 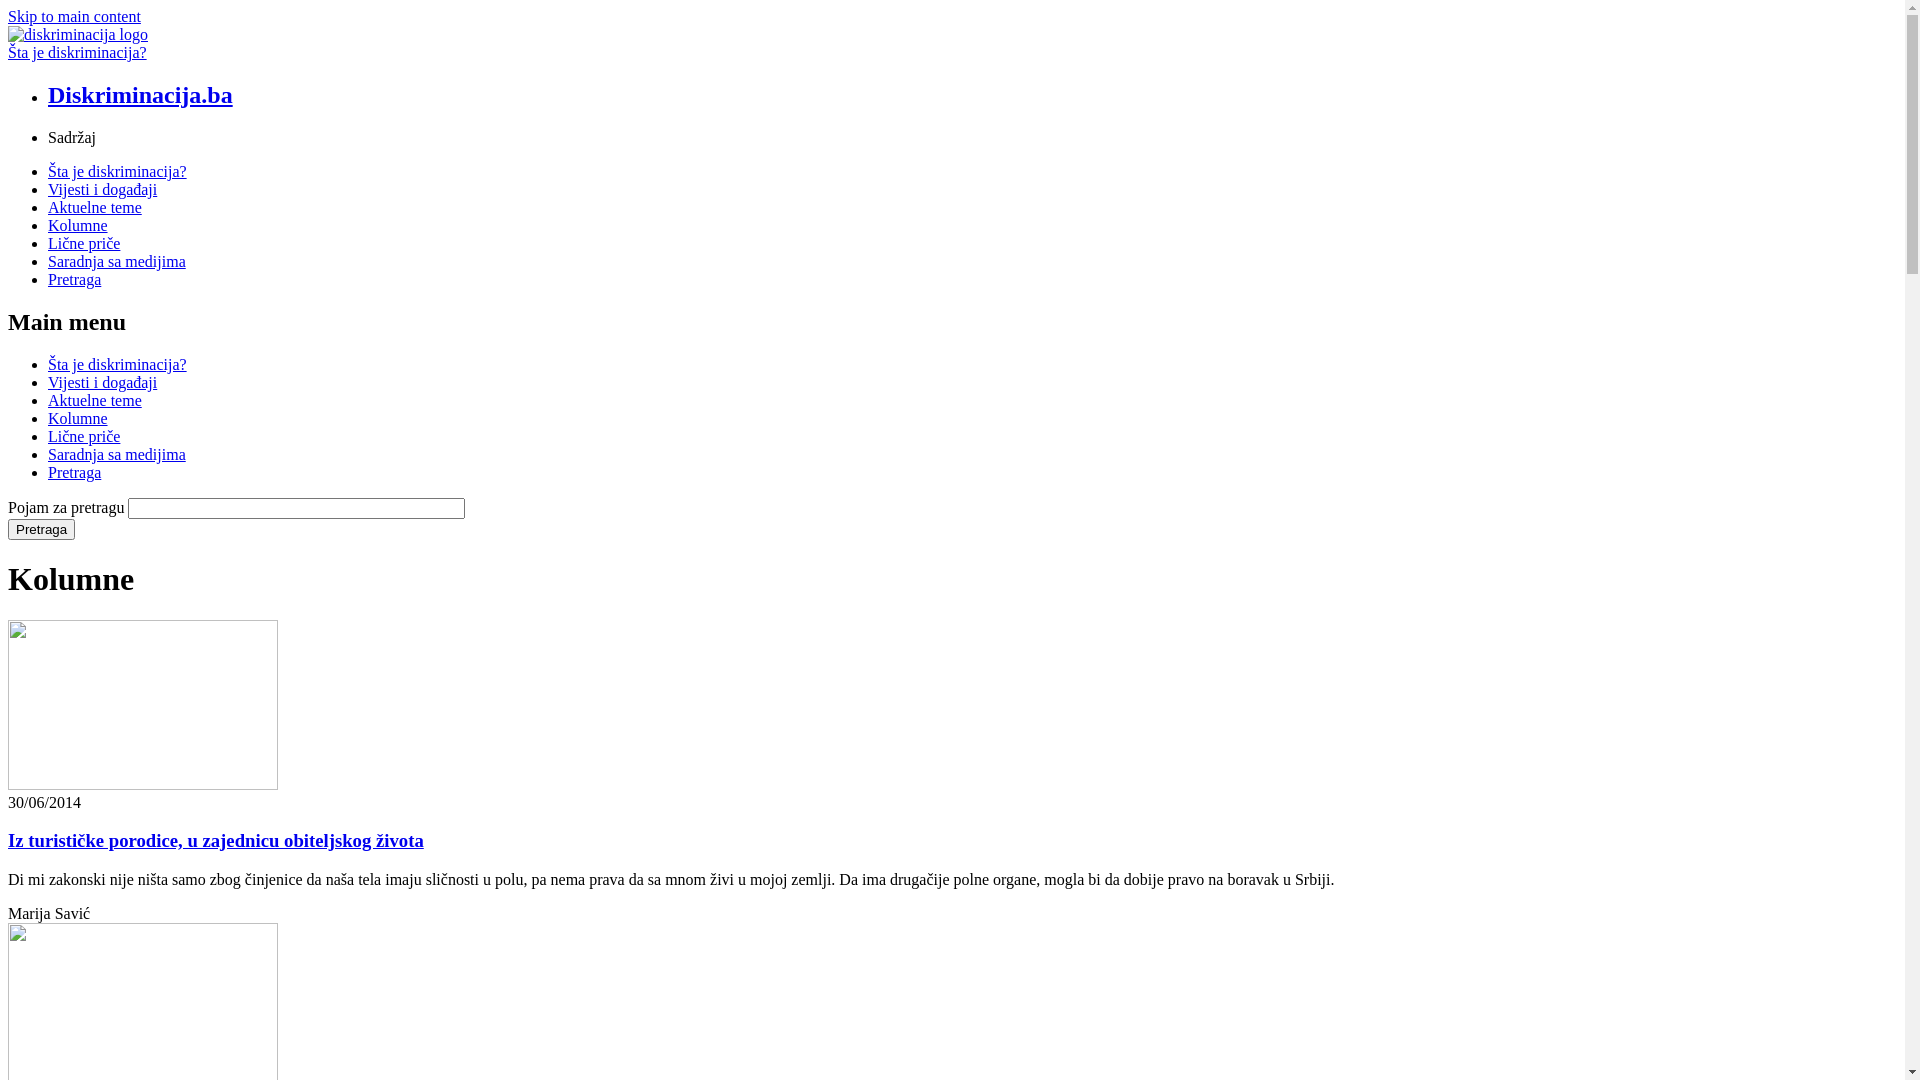 What do you see at coordinates (94, 400) in the screenshot?
I see `'Aktuelne teme'` at bounding box center [94, 400].